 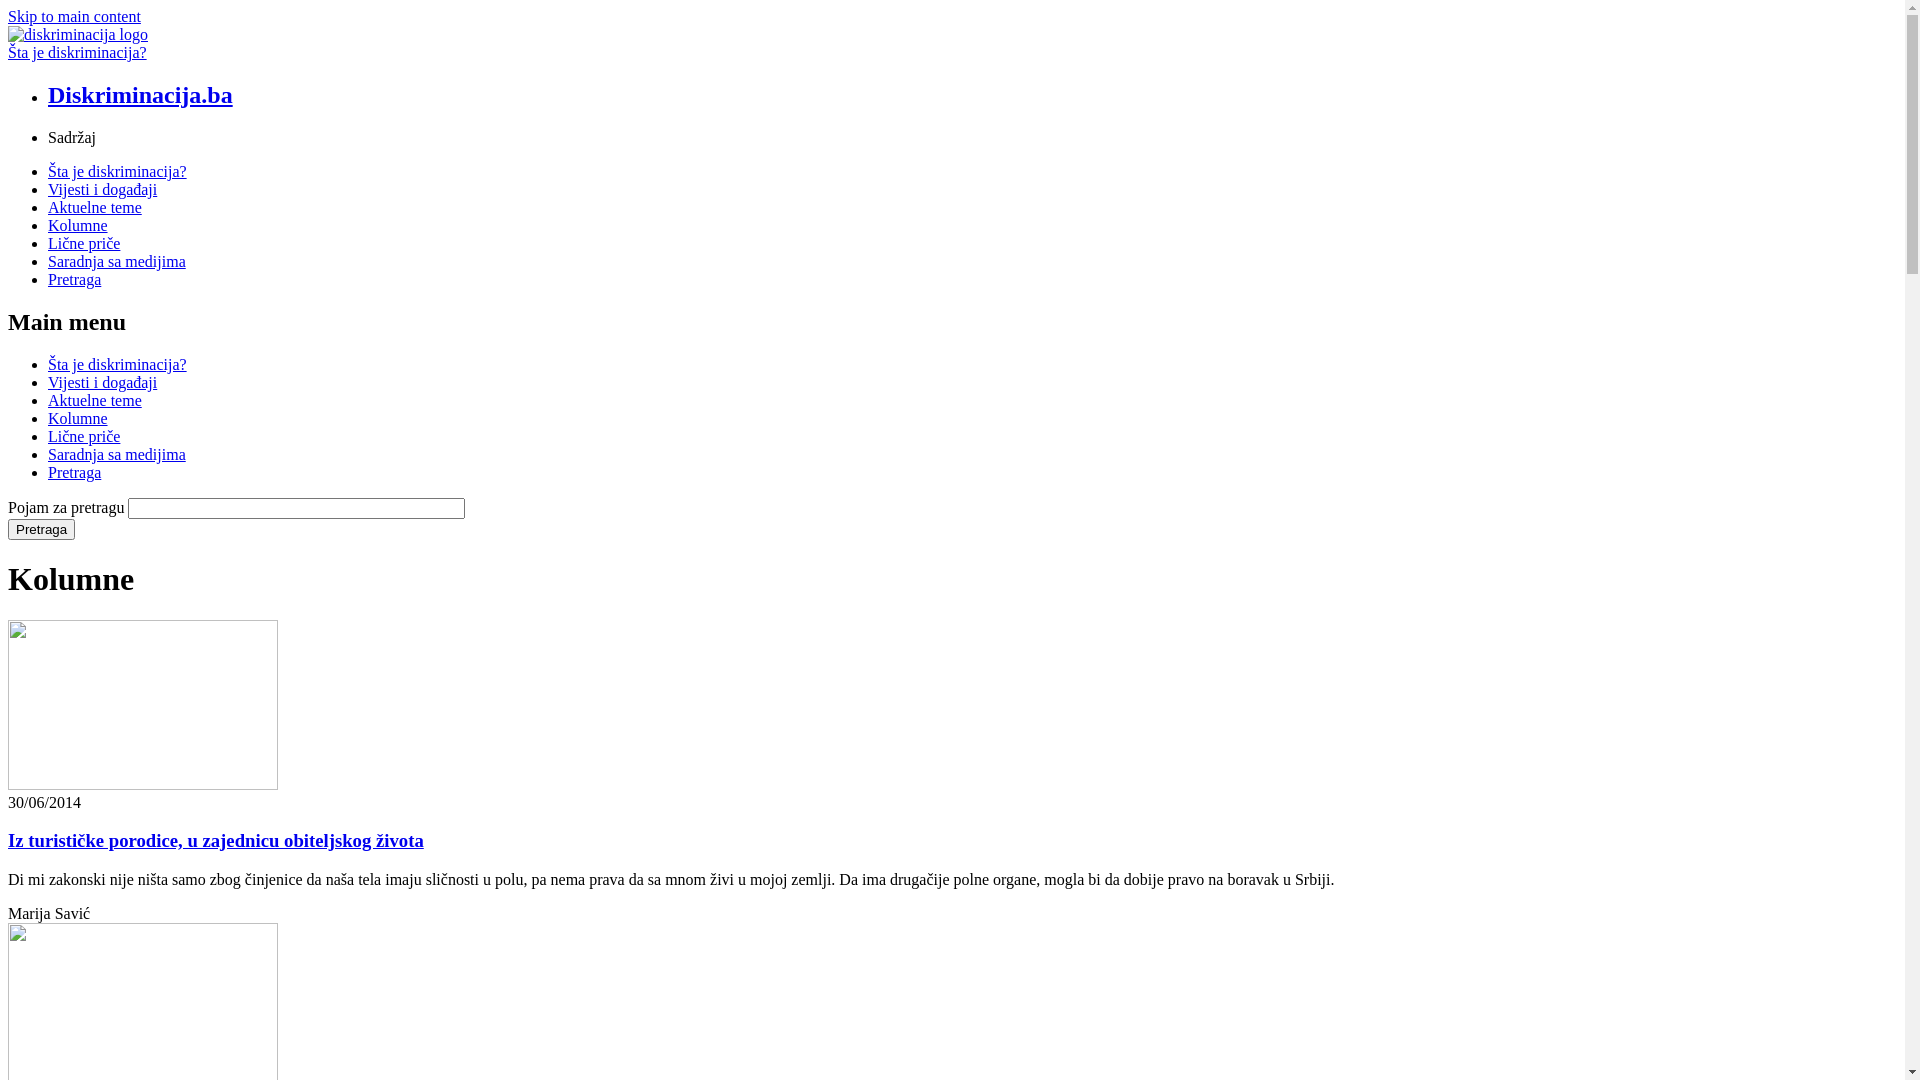 What do you see at coordinates (94, 400) in the screenshot?
I see `'Aktuelne teme'` at bounding box center [94, 400].